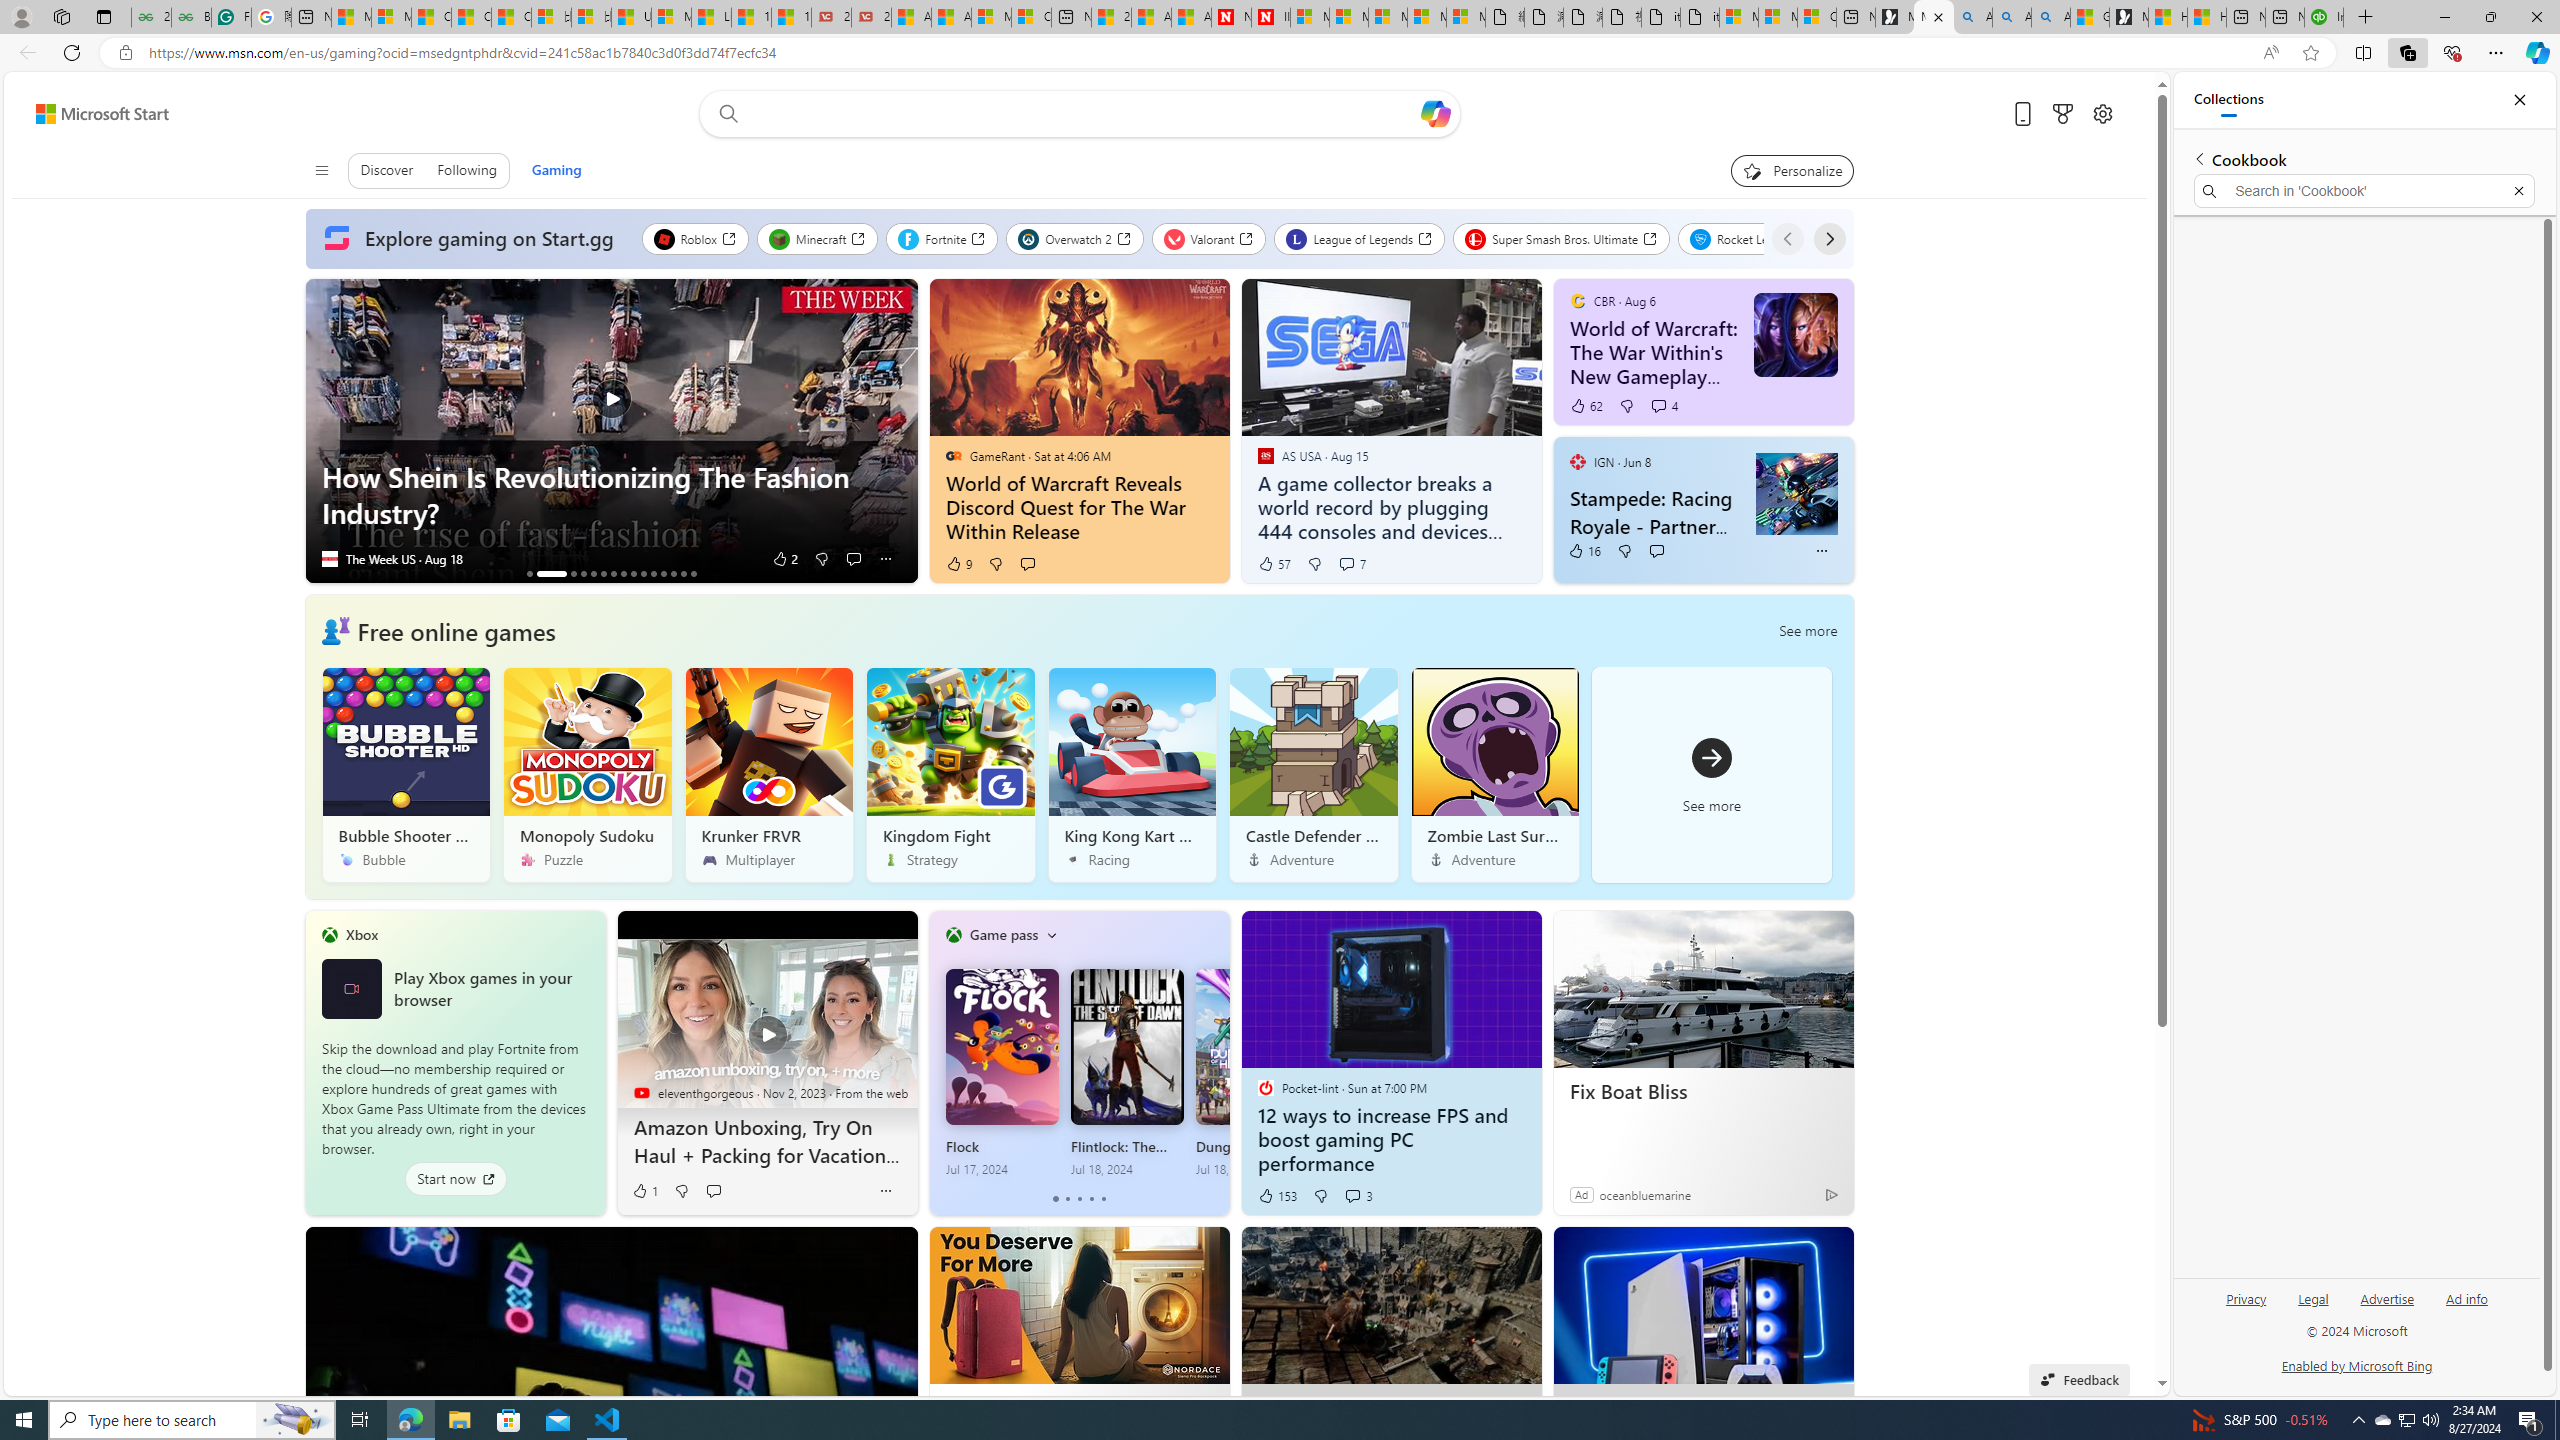 The width and height of the screenshot is (2560, 1440). Describe the element at coordinates (1067, 1198) in the screenshot. I see `'tab-1'` at that location.